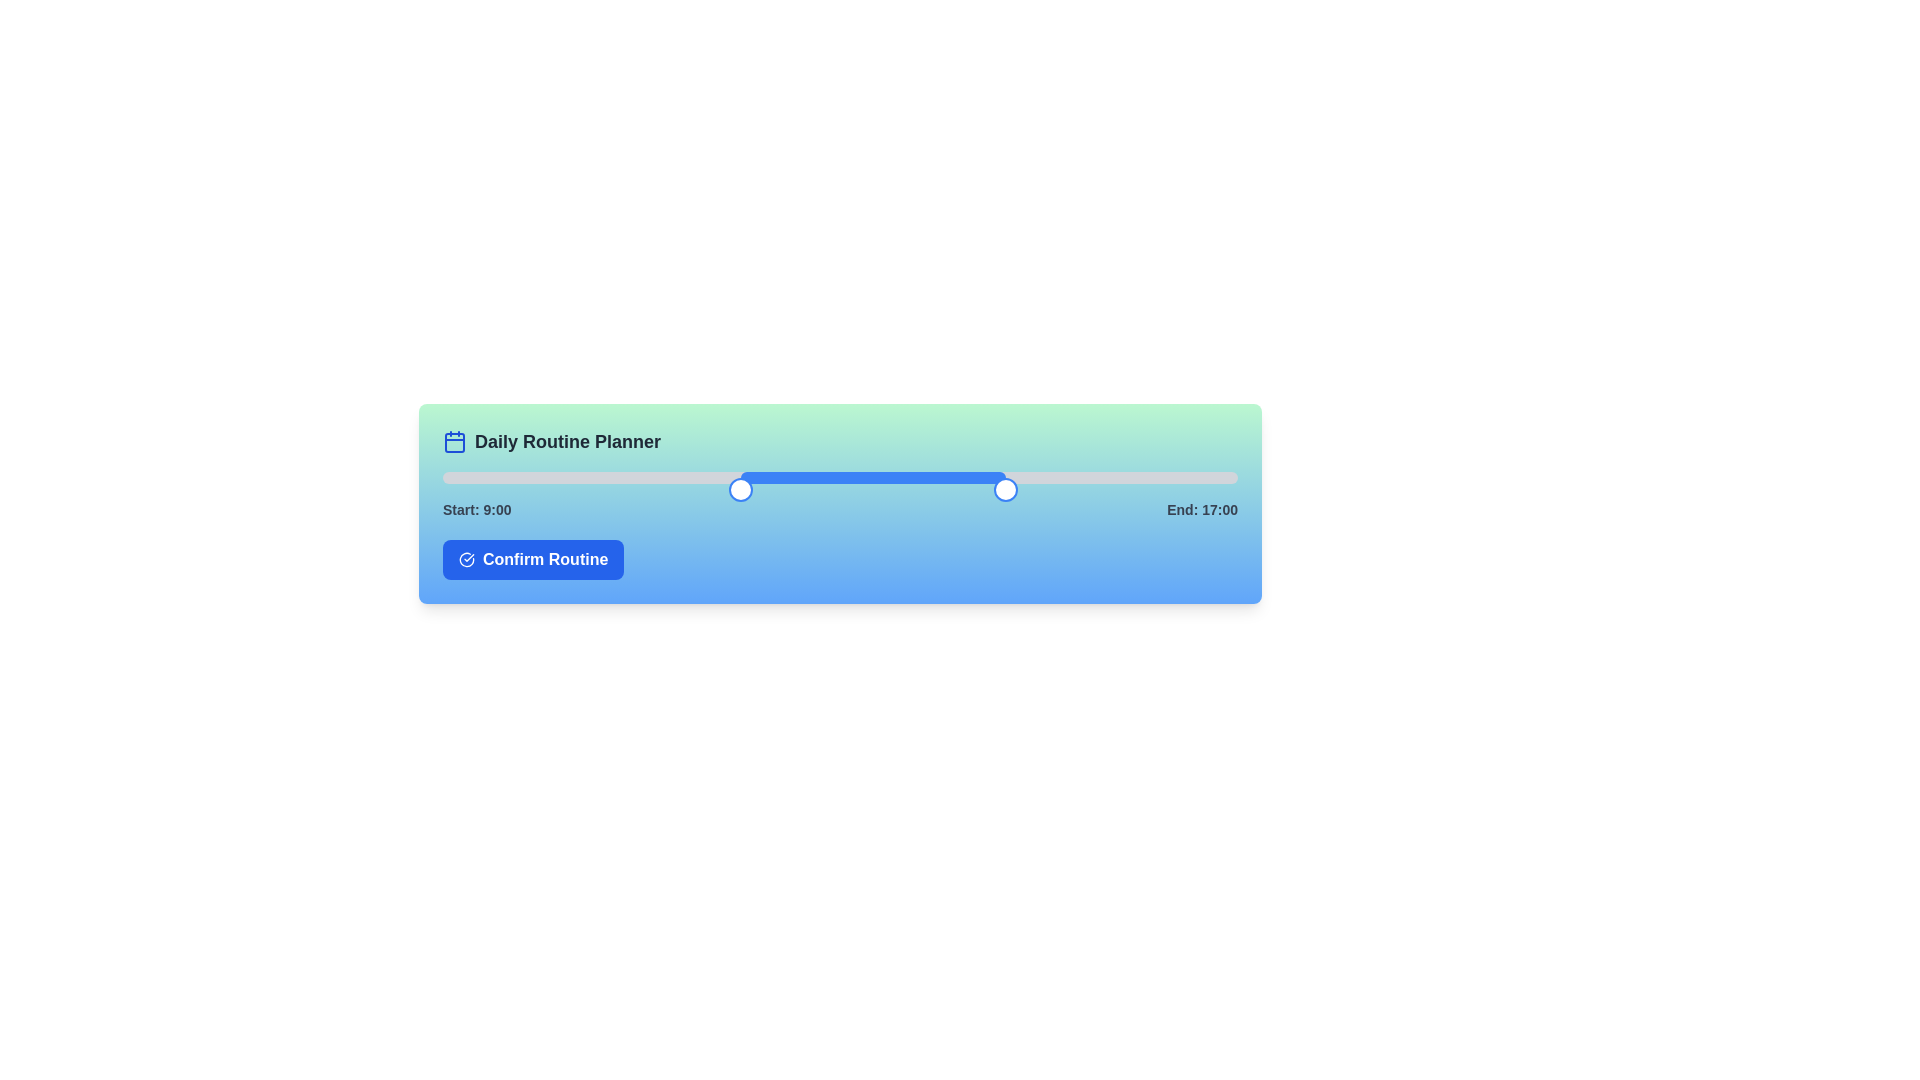  I want to click on the decorative calendar icon representing the 'Daily Routine Planner' section, located at the top-left corner adjacent to the title text, so click(454, 441).